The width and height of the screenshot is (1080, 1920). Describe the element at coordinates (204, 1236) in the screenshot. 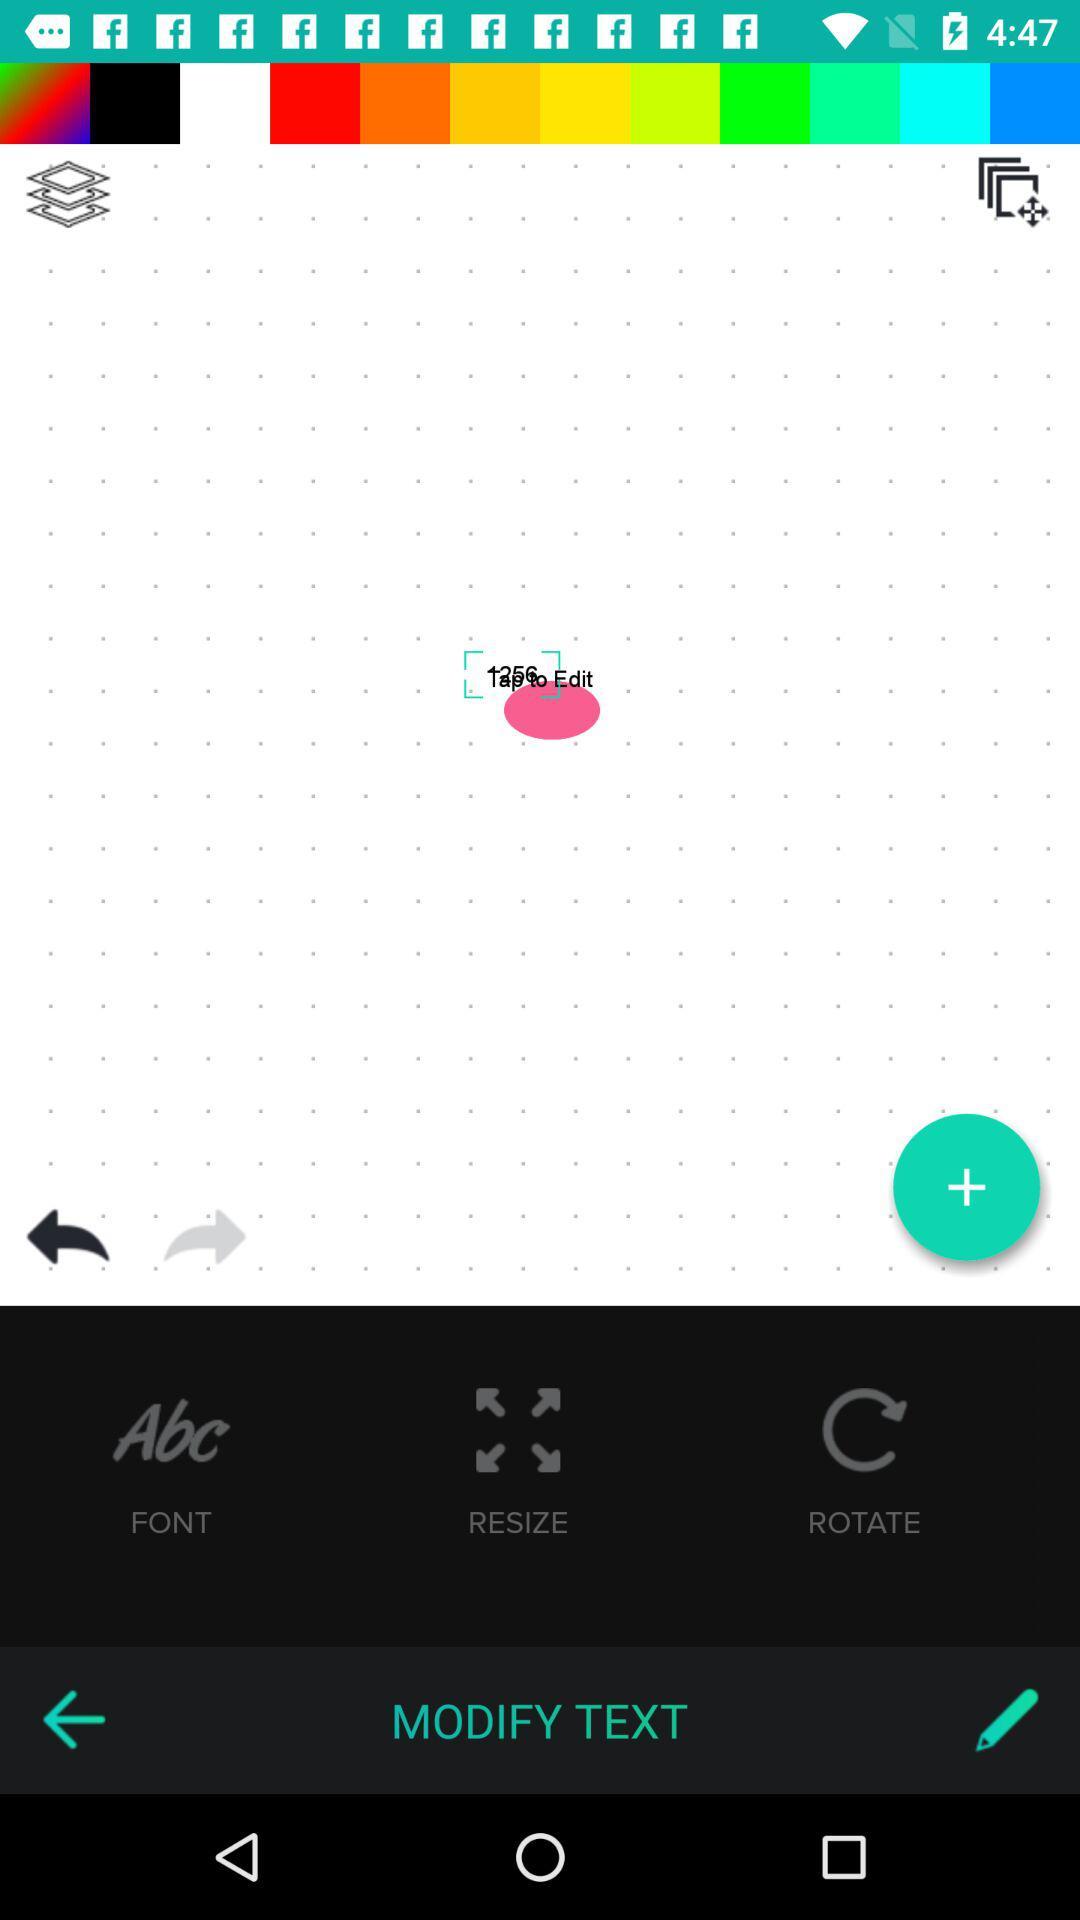

I see `redo` at that location.